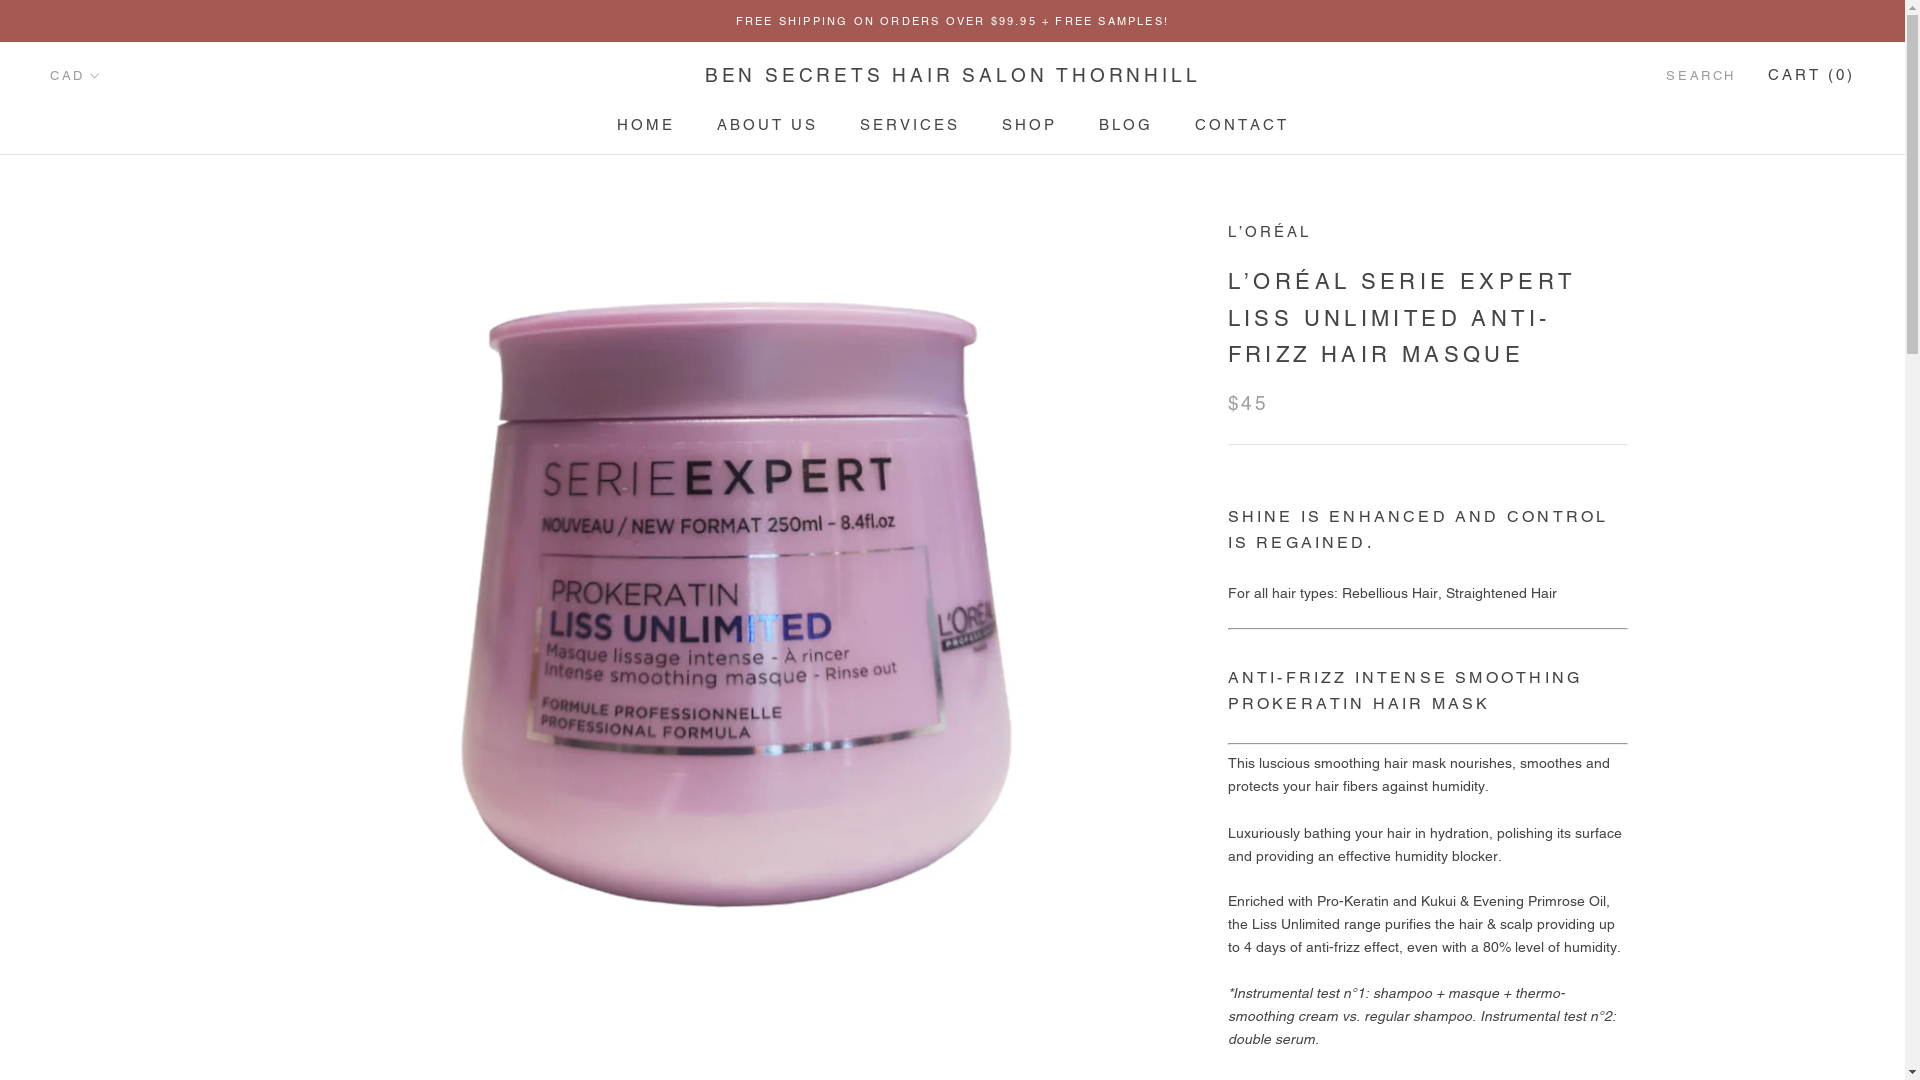  What do you see at coordinates (715, 124) in the screenshot?
I see `'ABOUT US` at bounding box center [715, 124].